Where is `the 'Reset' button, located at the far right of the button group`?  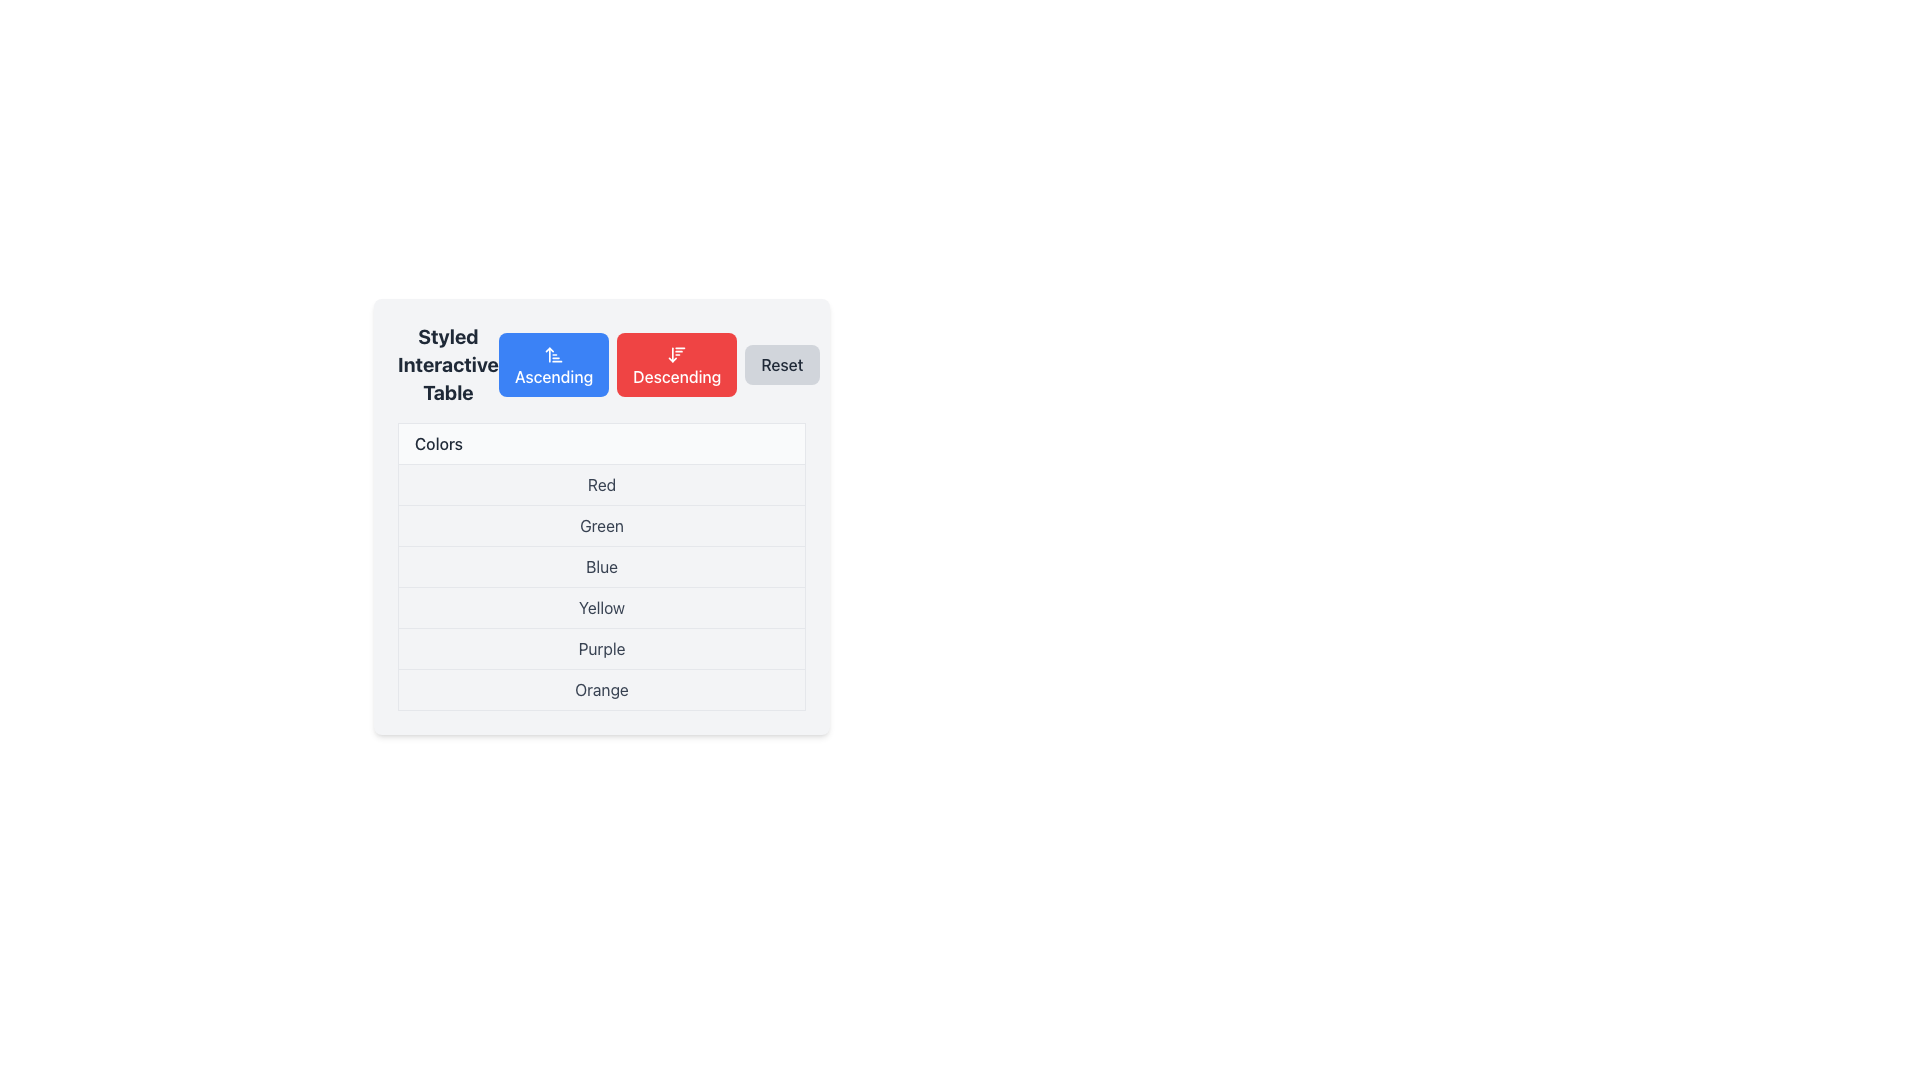
the 'Reset' button, located at the far right of the button group is located at coordinates (781, 365).